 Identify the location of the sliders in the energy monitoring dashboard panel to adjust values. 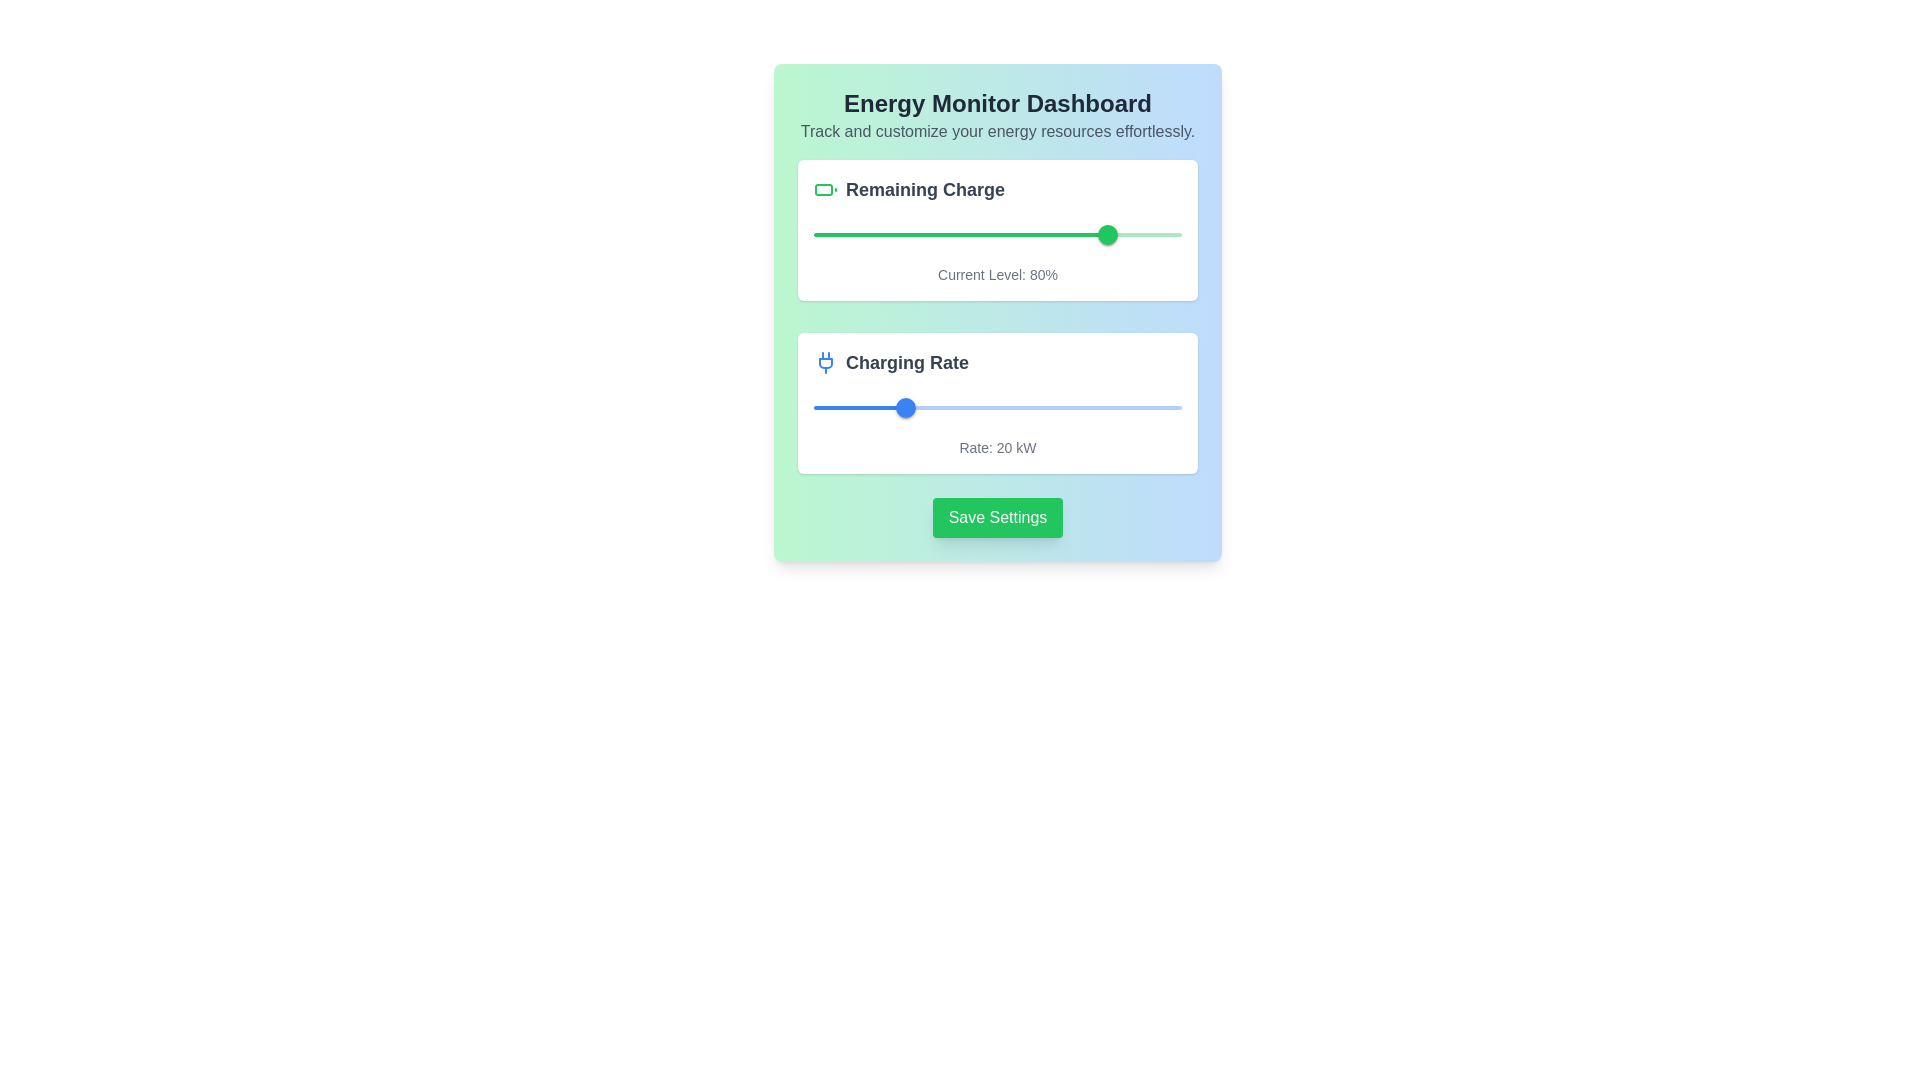
(998, 312).